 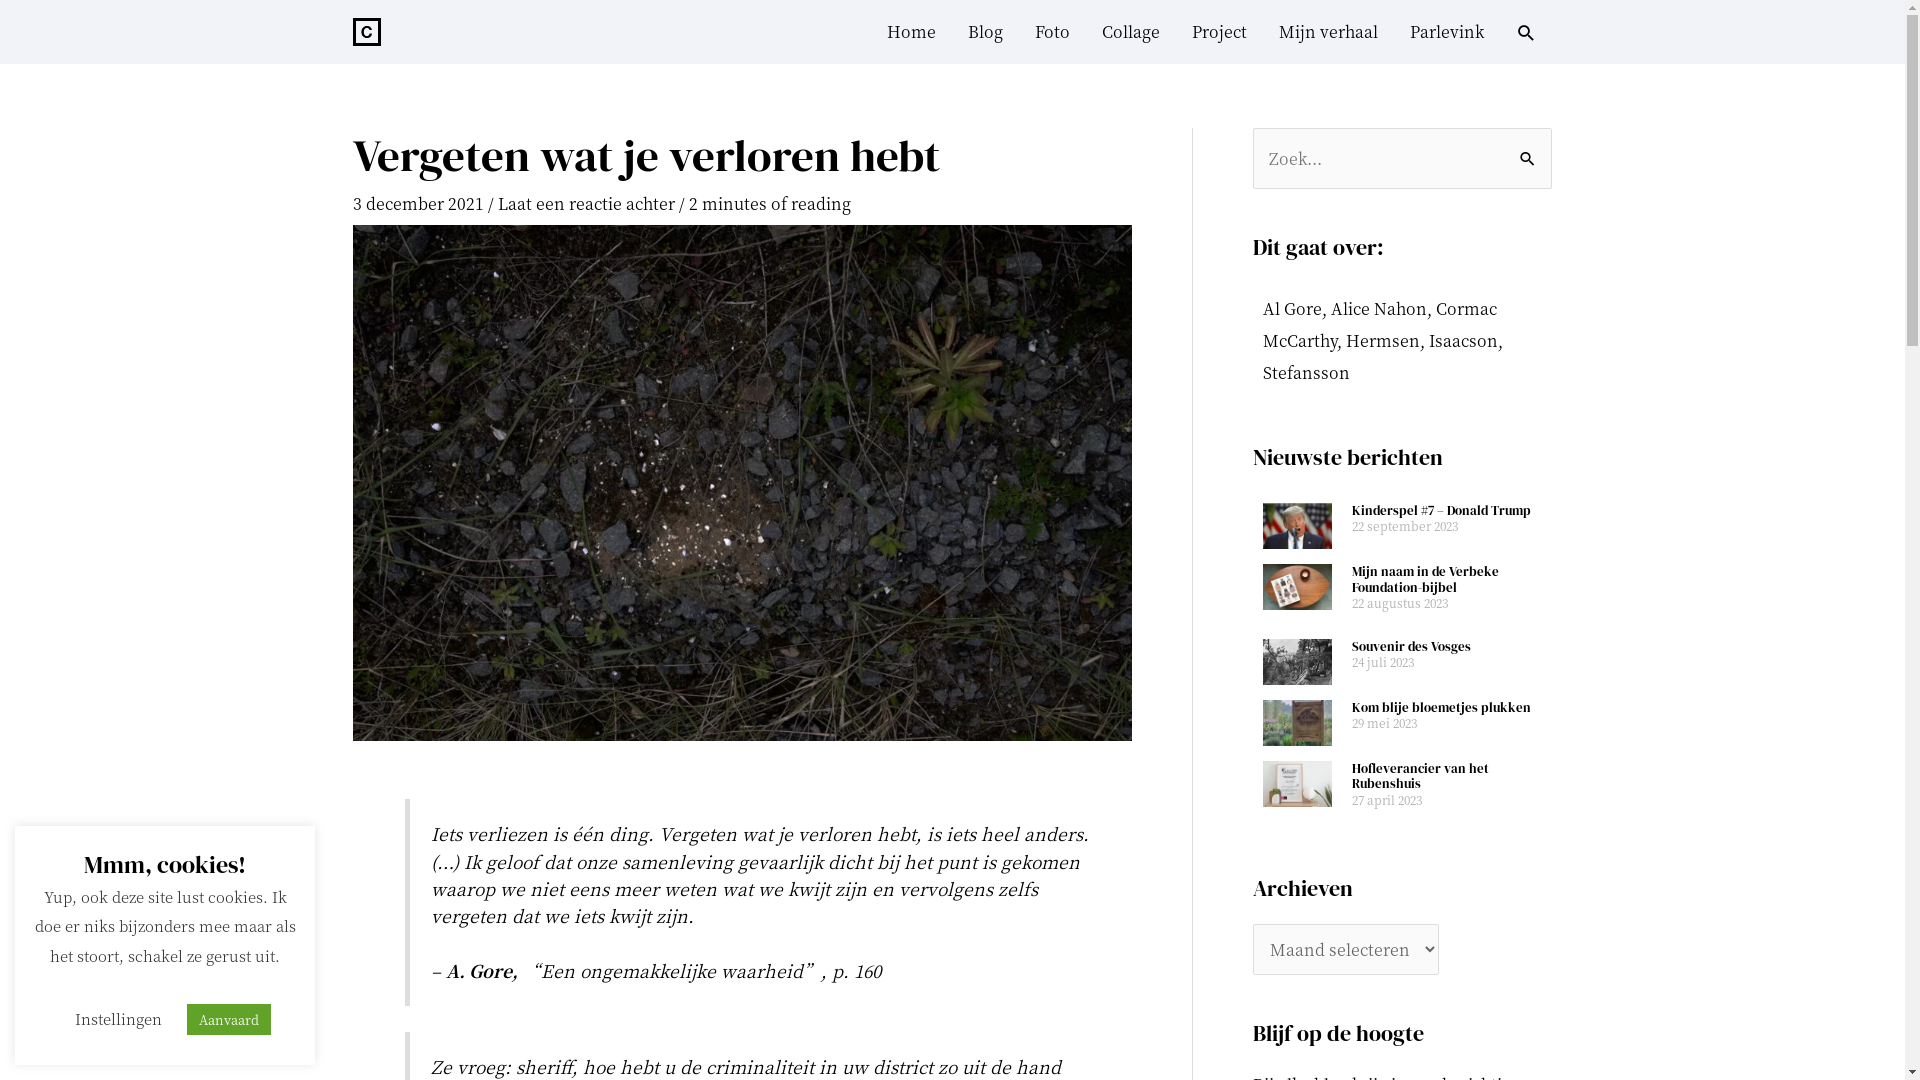 What do you see at coordinates (1261, 31) in the screenshot?
I see `'Mijn verhaal'` at bounding box center [1261, 31].